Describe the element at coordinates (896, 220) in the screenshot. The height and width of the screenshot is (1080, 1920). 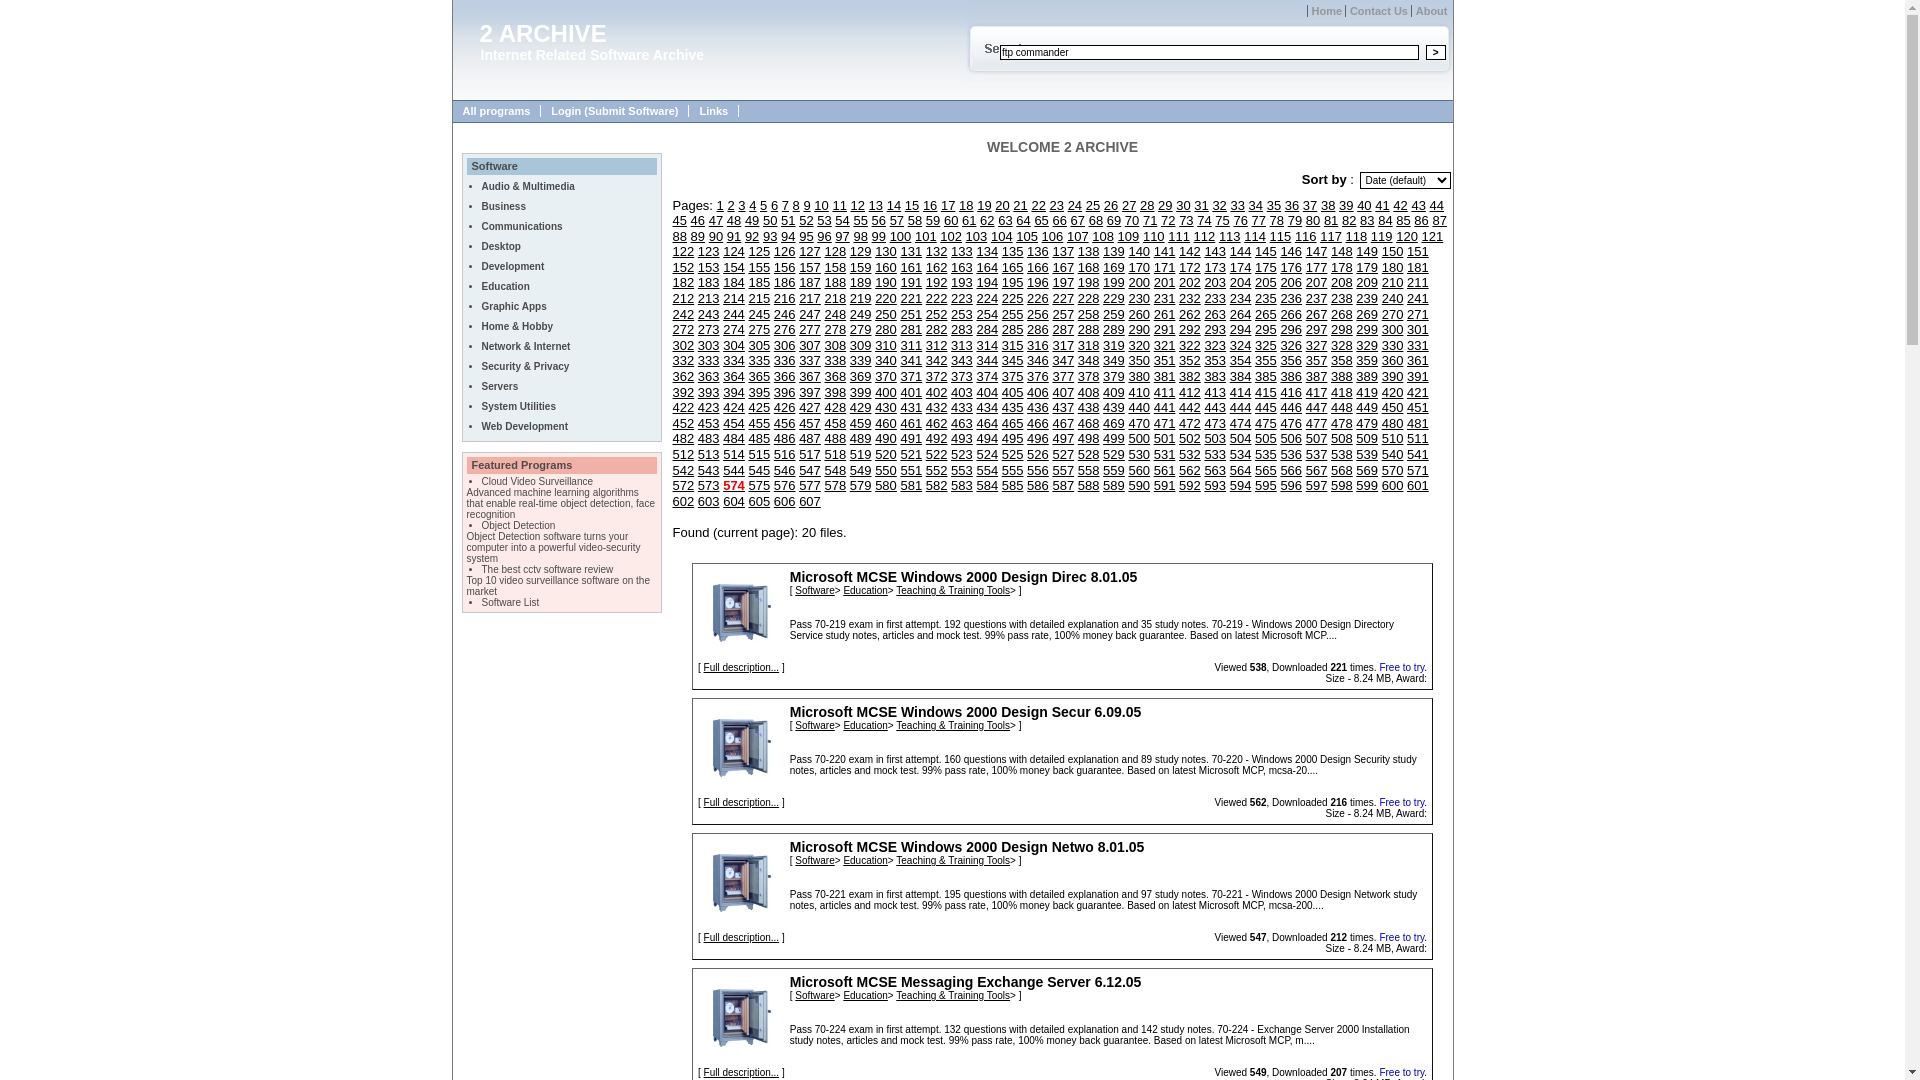
I see `'57'` at that location.